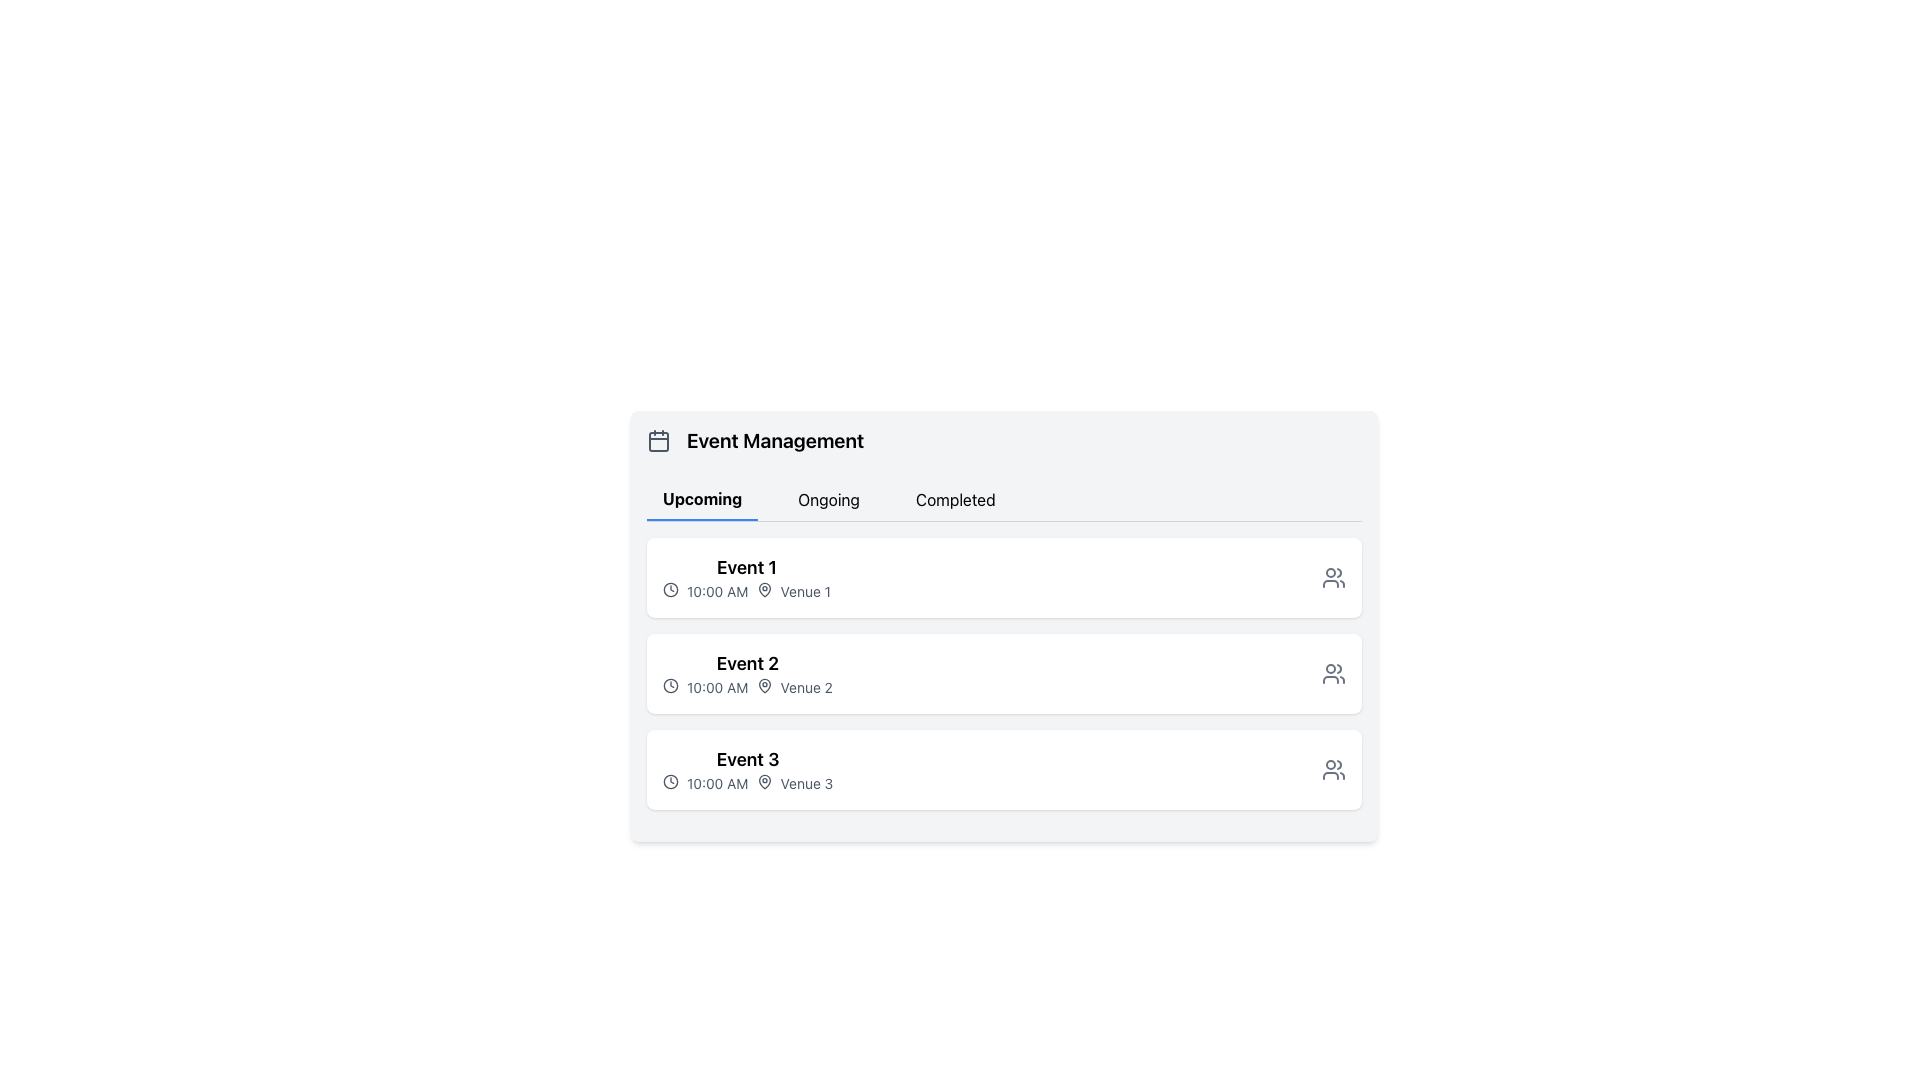  Describe the element at coordinates (806, 782) in the screenshot. I see `the text label displaying the venue name for 'Event 3', located to the right of the '10:00 AM' label and a pin icon in the 'Upcoming' tab of the 'Event Management' section` at that location.